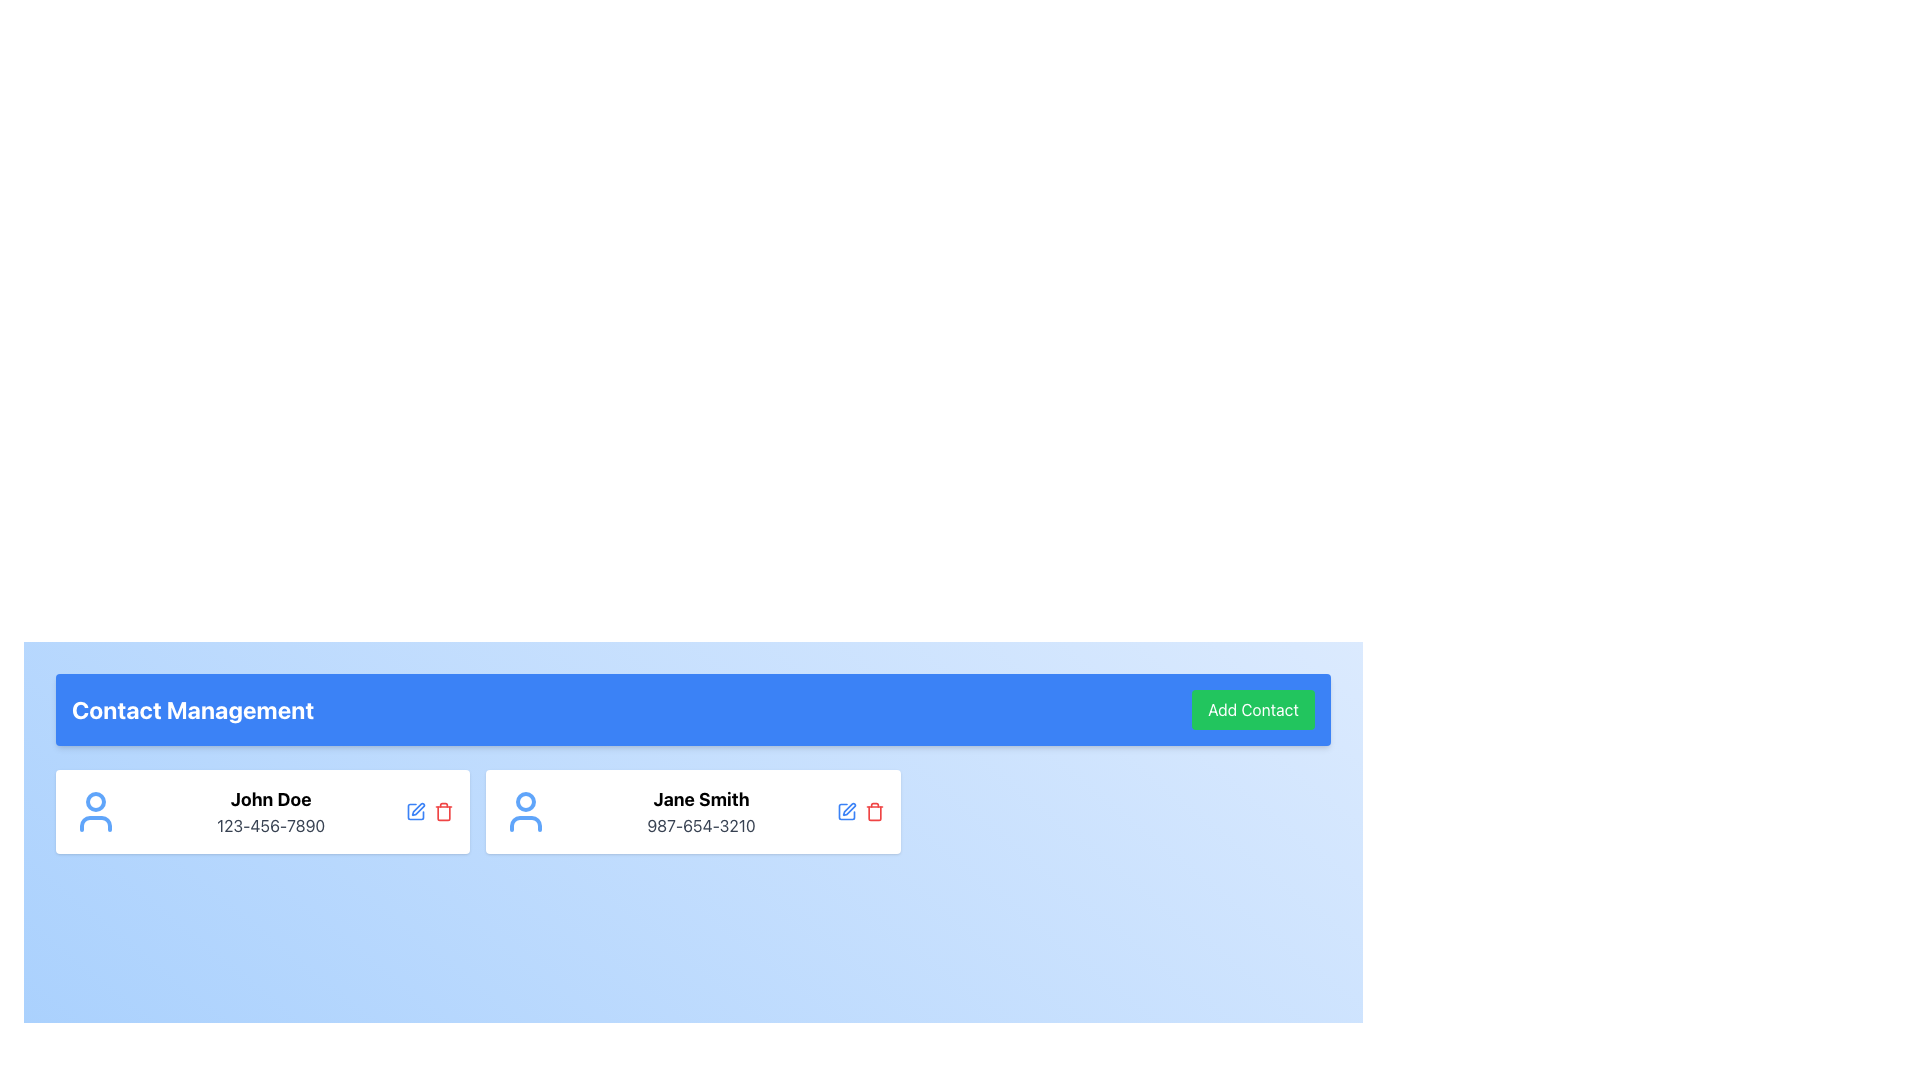 Image resolution: width=1920 pixels, height=1080 pixels. What do you see at coordinates (526, 801) in the screenshot?
I see `the user icon head (circle shape) representing 'Jane Smith' in the second contact card of the 'Contact Management' interface` at bounding box center [526, 801].